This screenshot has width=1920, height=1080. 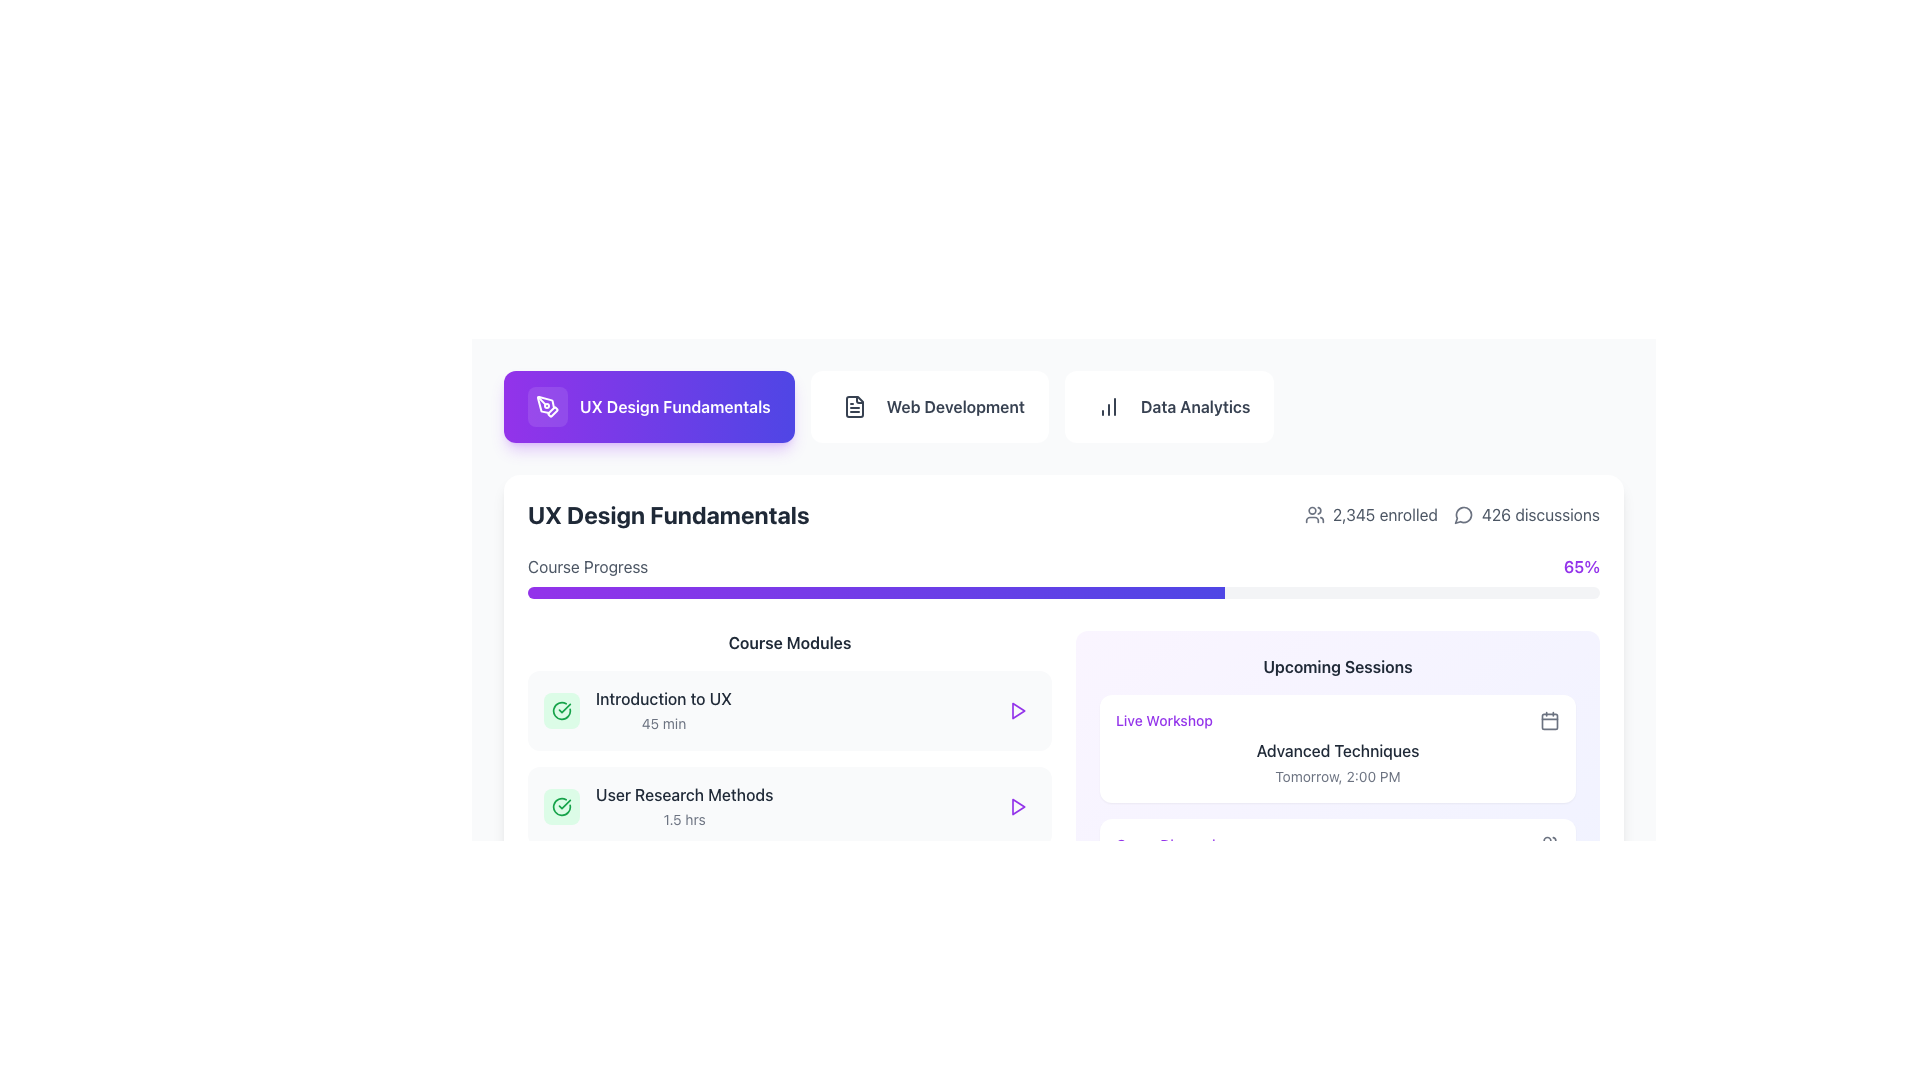 I want to click on text label displaying 'UX Design Fundamentals' located in the center-right area of a rounded rectangular button within the navigation header, so click(x=675, y=406).